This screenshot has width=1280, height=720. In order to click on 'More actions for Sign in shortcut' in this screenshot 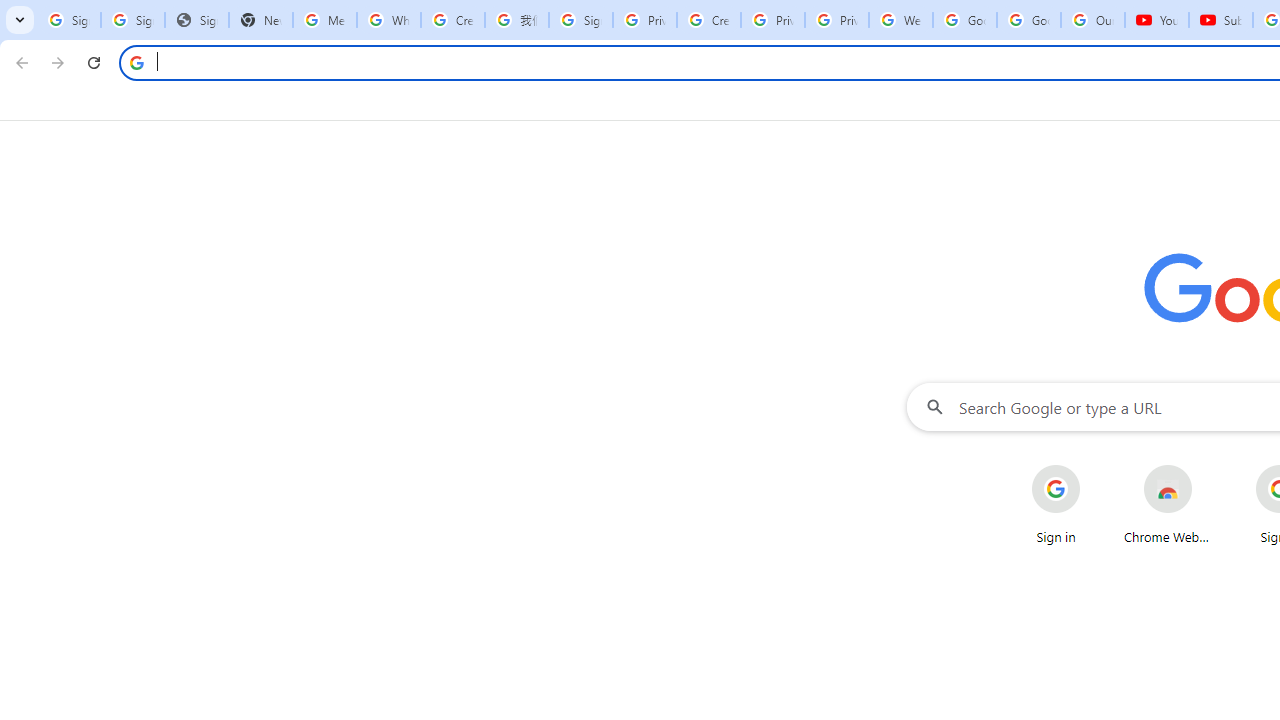, I will do `click(1094, 466)`.